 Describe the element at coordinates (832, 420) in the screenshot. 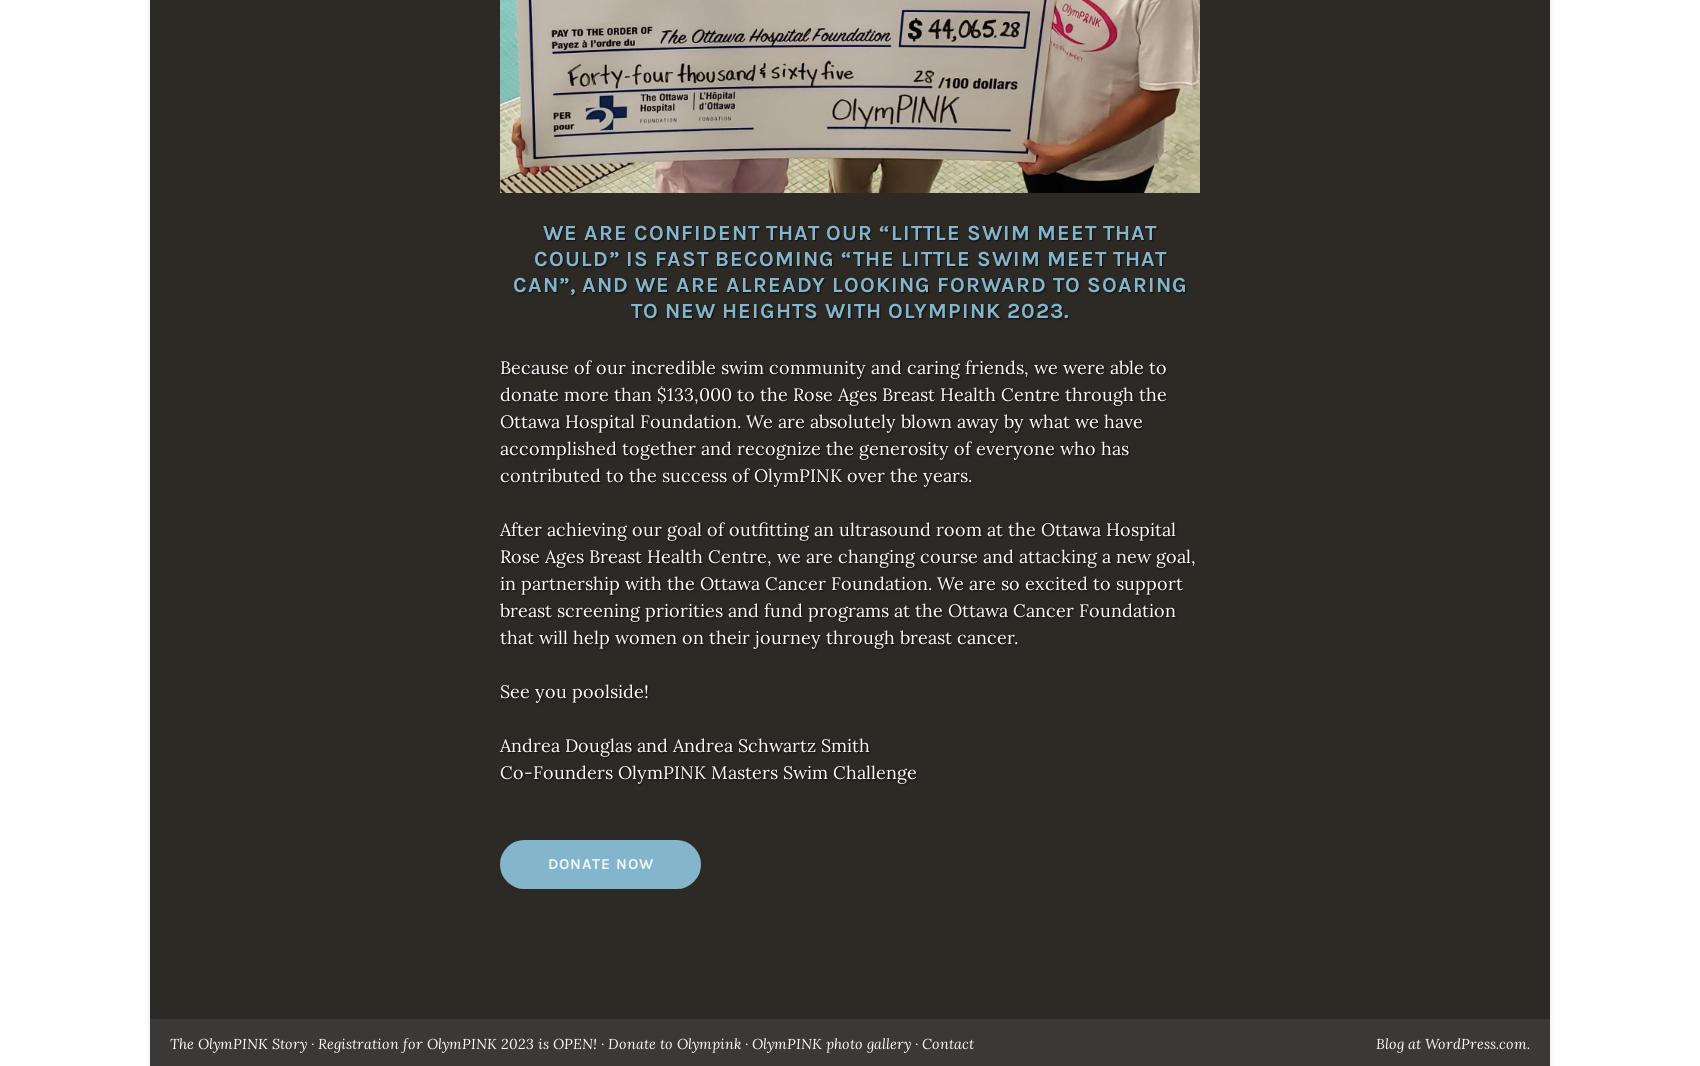

I see `'Because of our incredible swim community and caring friends, we were able to donate more than $133,000 to the Rose Ages Breast Health Centre through the Ottawa Hospital Foundation. We are absolutely blown away by what we have accomplished together and recognize the generosity of everyone who has contributed to the success of OlymPINK over the years.'` at that location.